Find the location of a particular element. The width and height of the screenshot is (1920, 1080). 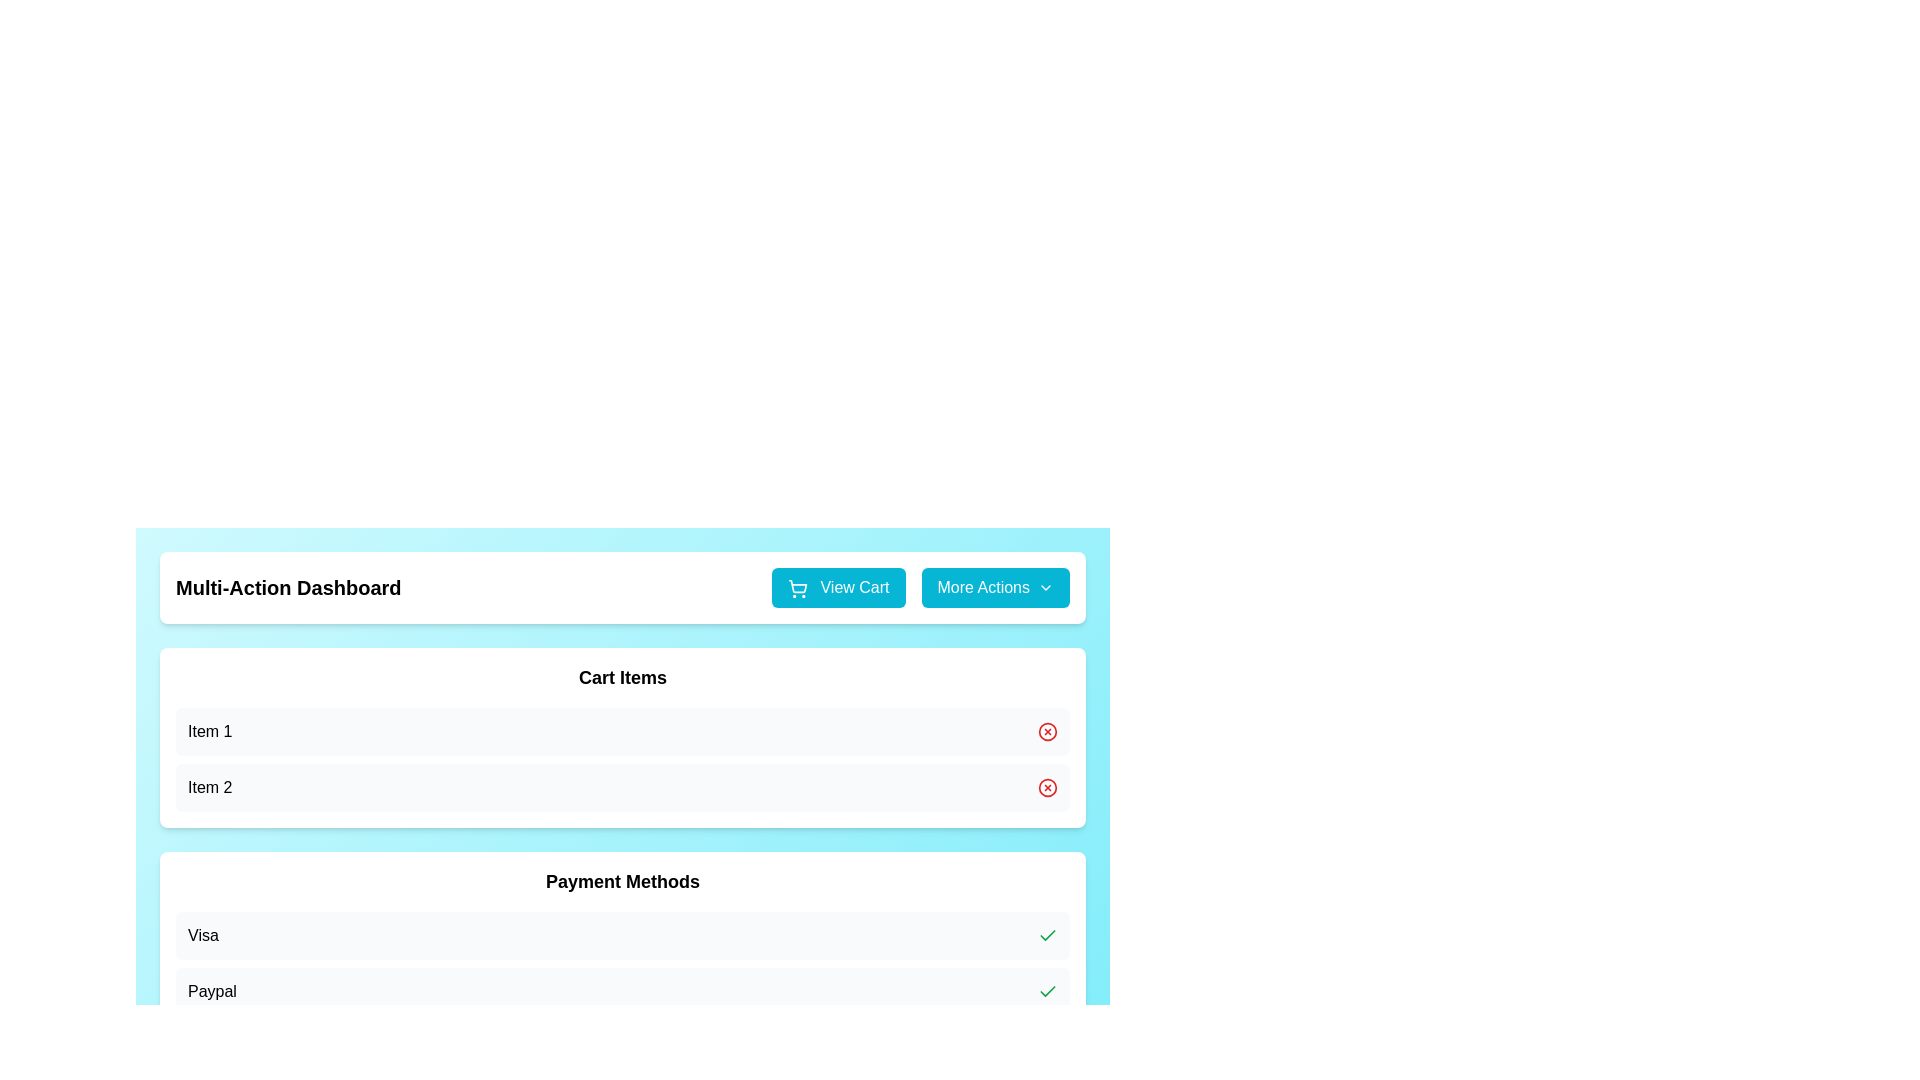

the removal button for 'Item 2' in the cart, located in the second row of the 'Cart Items' section at the far-right of the 'Item 2' text is located at coordinates (1046, 786).